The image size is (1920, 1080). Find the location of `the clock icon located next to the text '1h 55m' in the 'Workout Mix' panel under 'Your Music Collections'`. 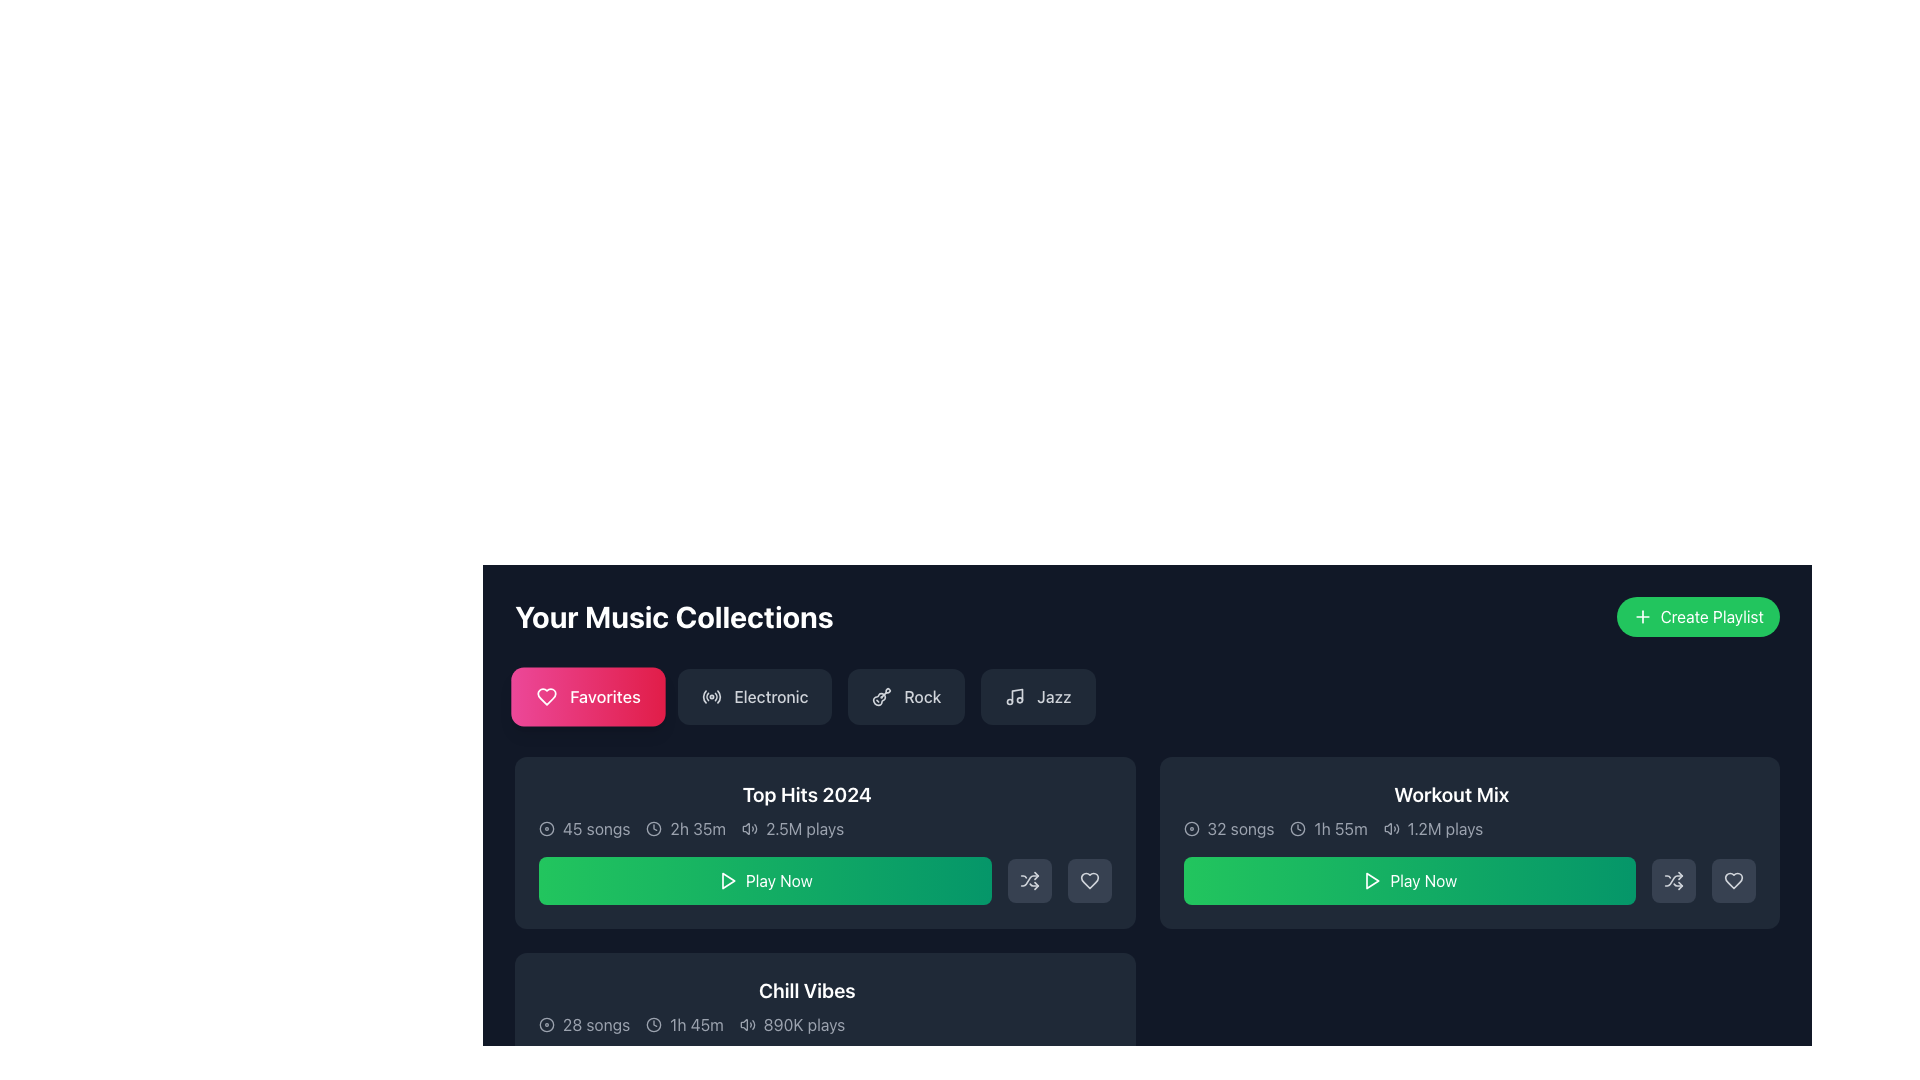

the clock icon located next to the text '1h 55m' in the 'Workout Mix' panel under 'Your Music Collections' is located at coordinates (1298, 829).